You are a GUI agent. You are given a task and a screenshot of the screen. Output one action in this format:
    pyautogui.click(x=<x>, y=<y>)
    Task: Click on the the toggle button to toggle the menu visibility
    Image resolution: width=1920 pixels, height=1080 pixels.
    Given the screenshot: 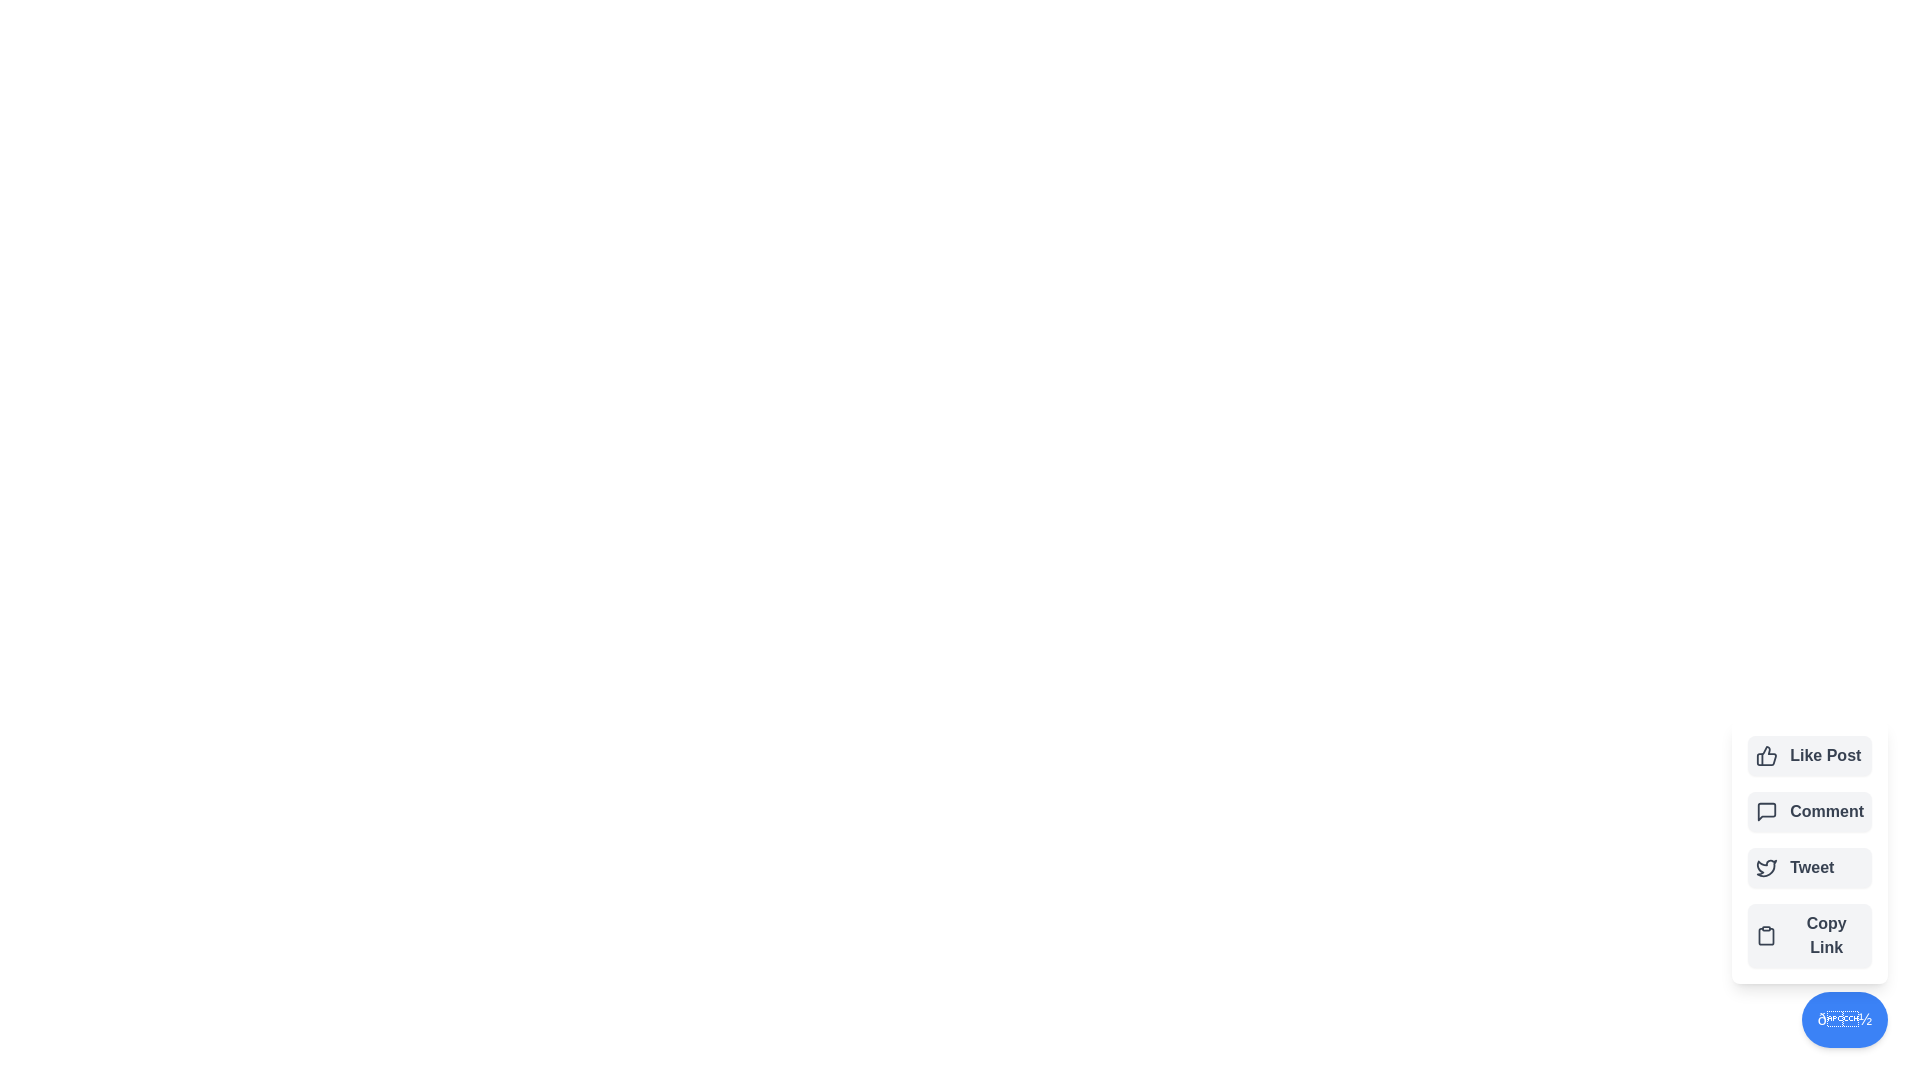 What is the action you would take?
    pyautogui.click(x=1843, y=1019)
    